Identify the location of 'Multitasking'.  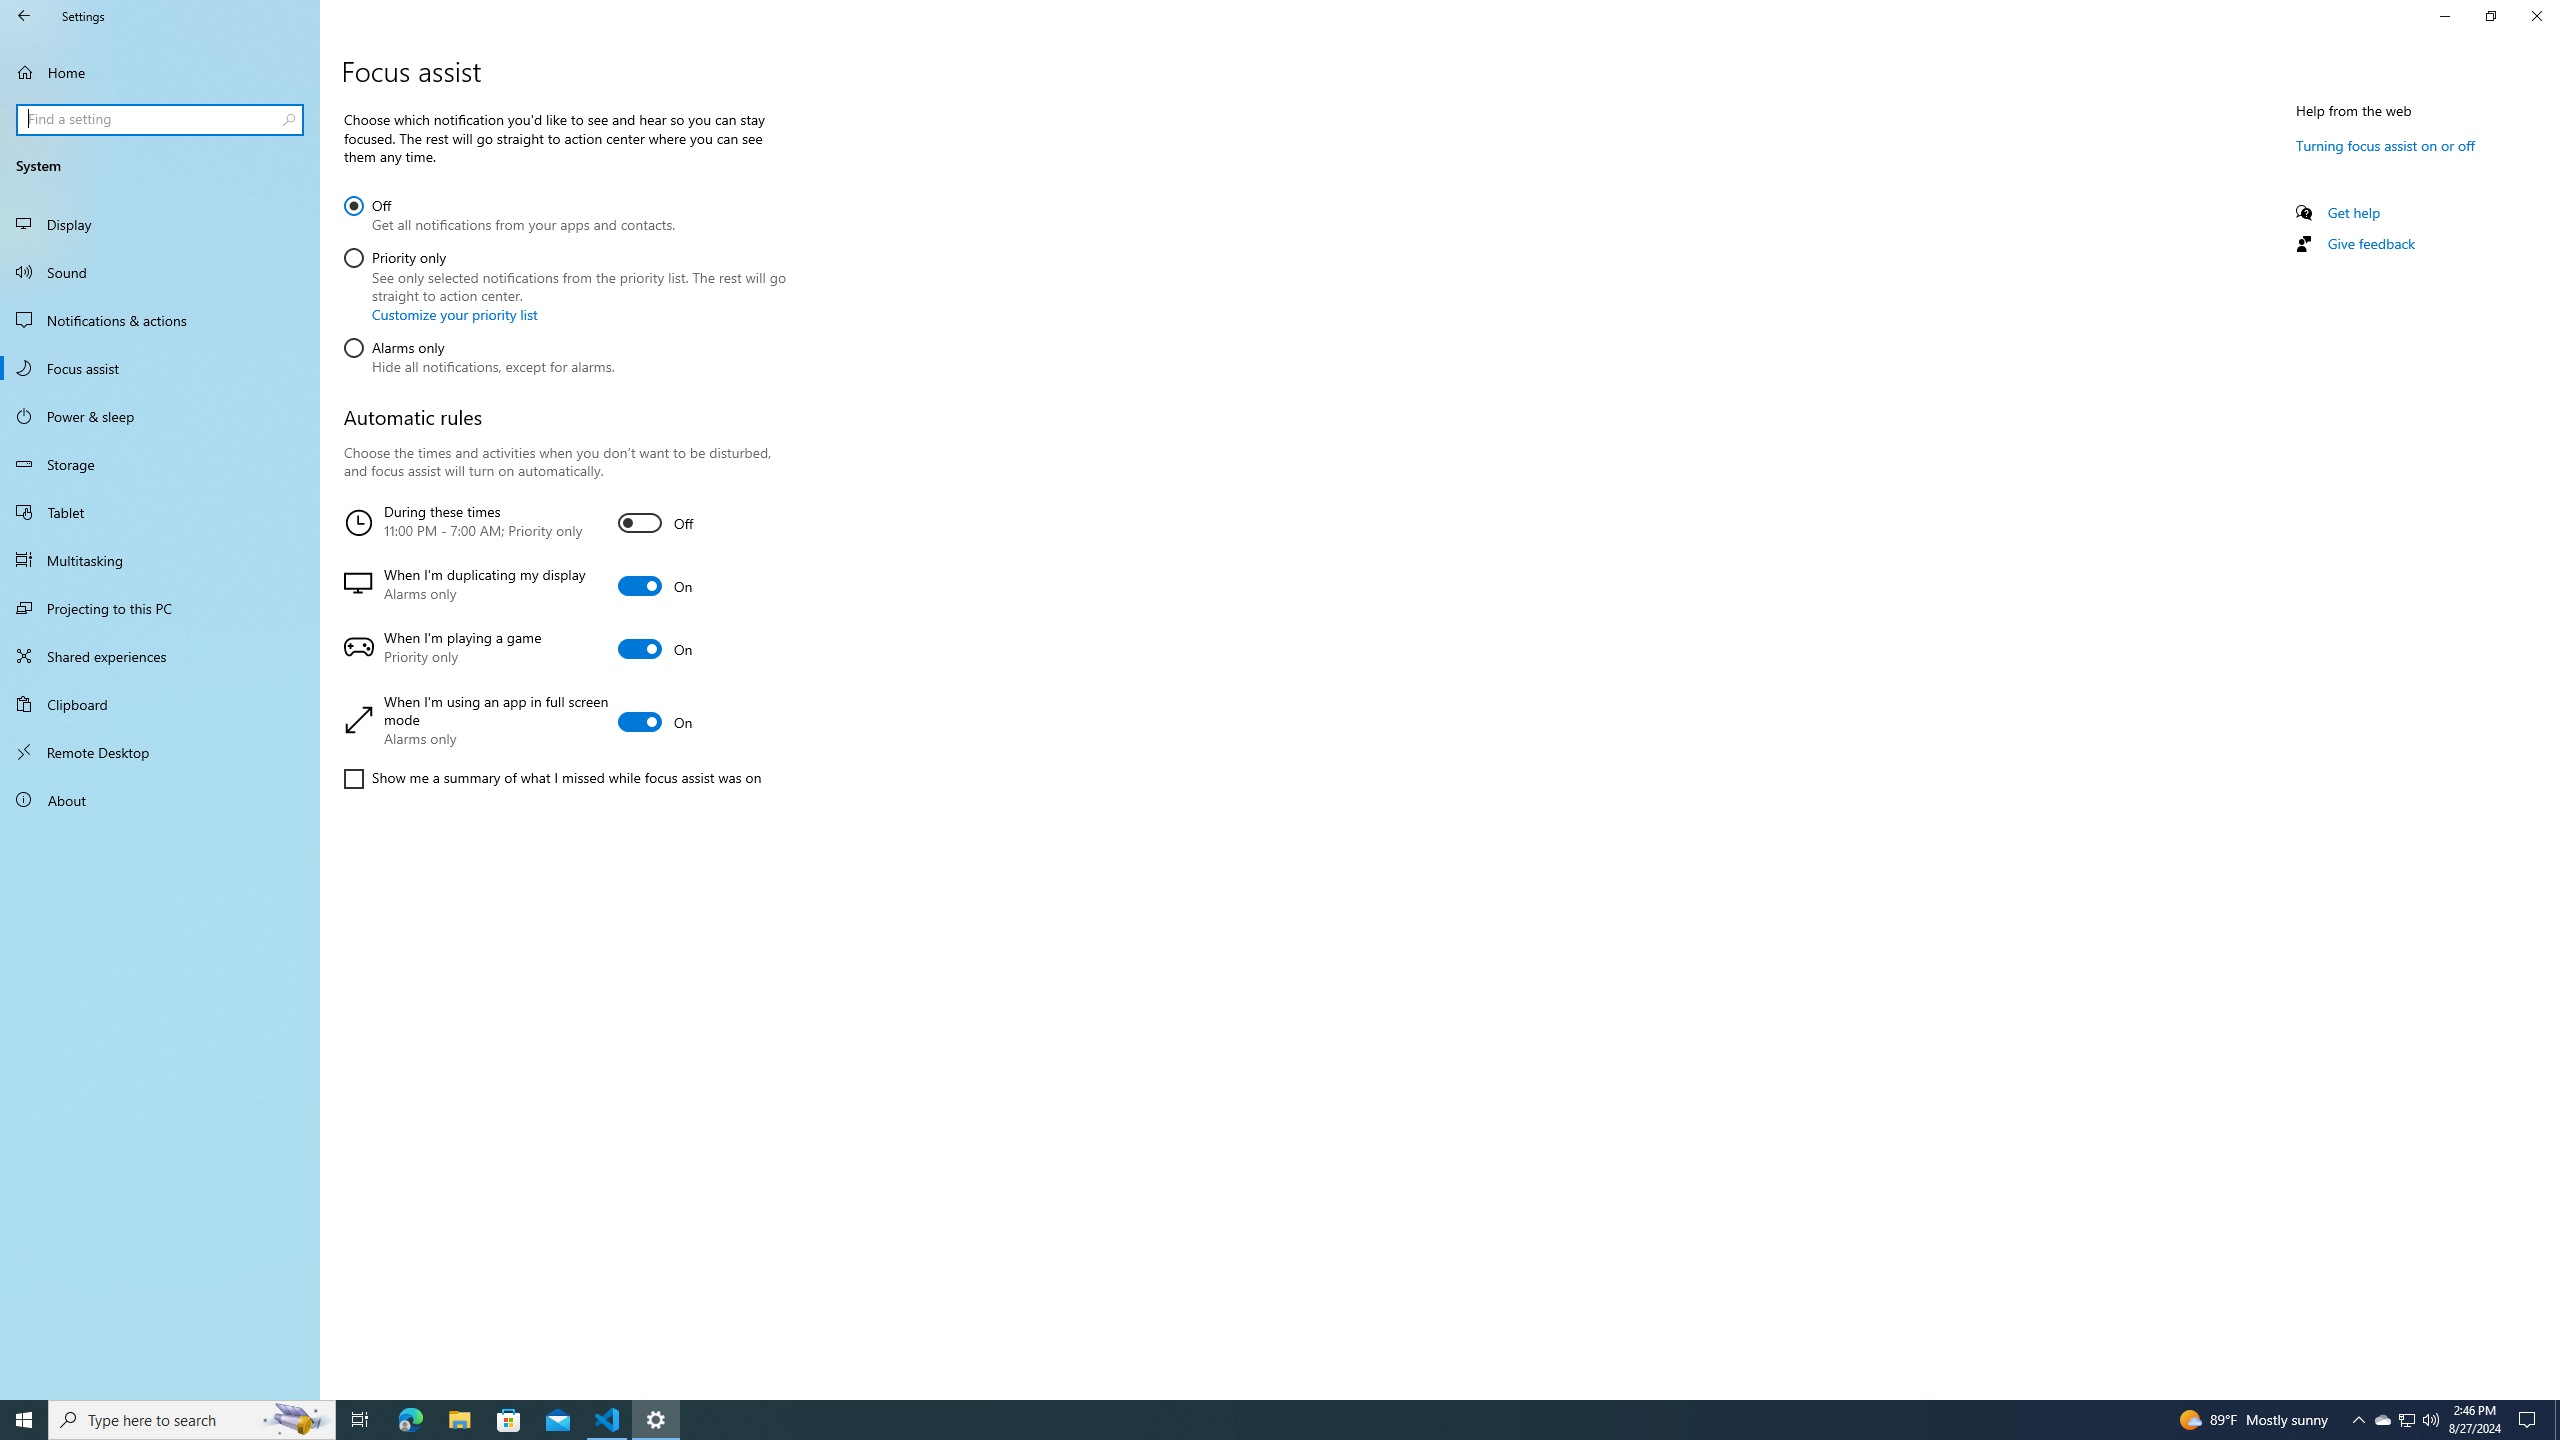
(159, 559).